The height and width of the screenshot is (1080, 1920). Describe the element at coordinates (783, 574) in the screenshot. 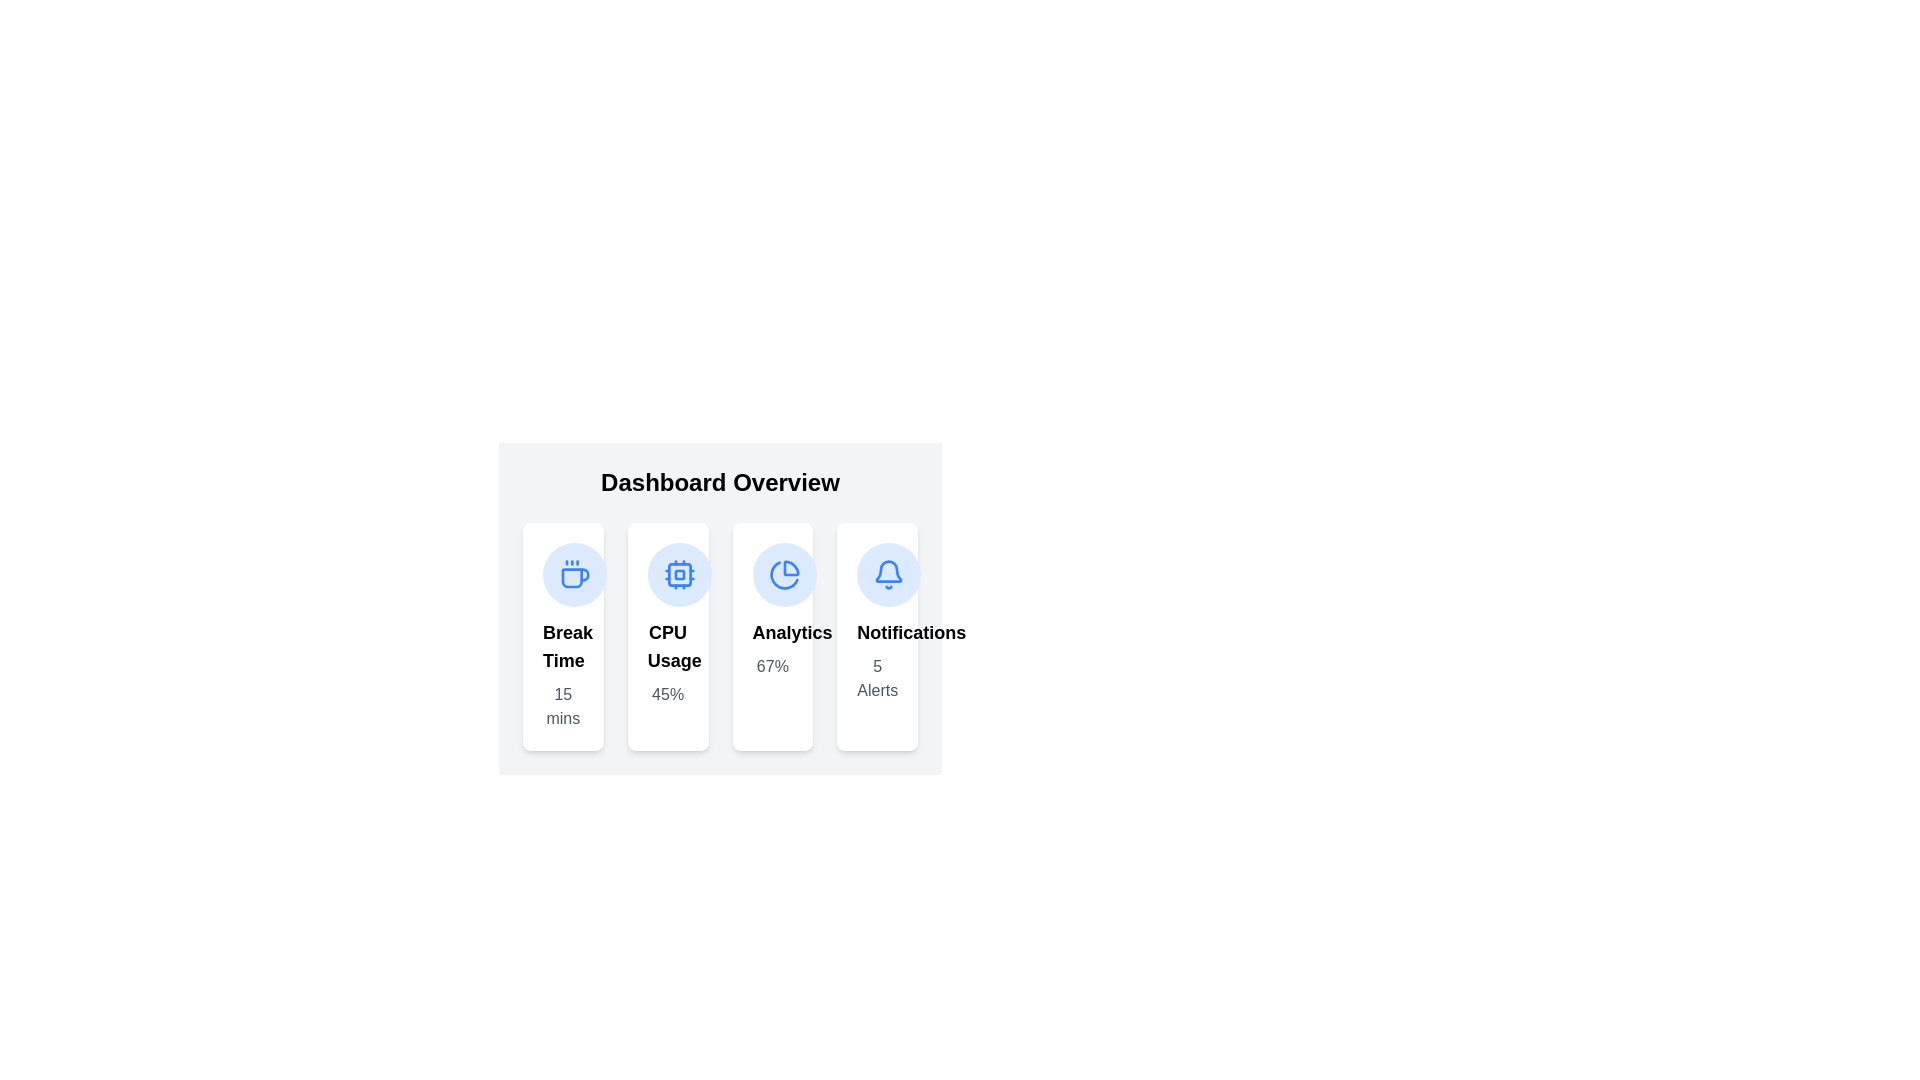

I see `the analytics icon located as the third item in the horizontally aligned set under the 'Dashboard Overview' heading` at that location.